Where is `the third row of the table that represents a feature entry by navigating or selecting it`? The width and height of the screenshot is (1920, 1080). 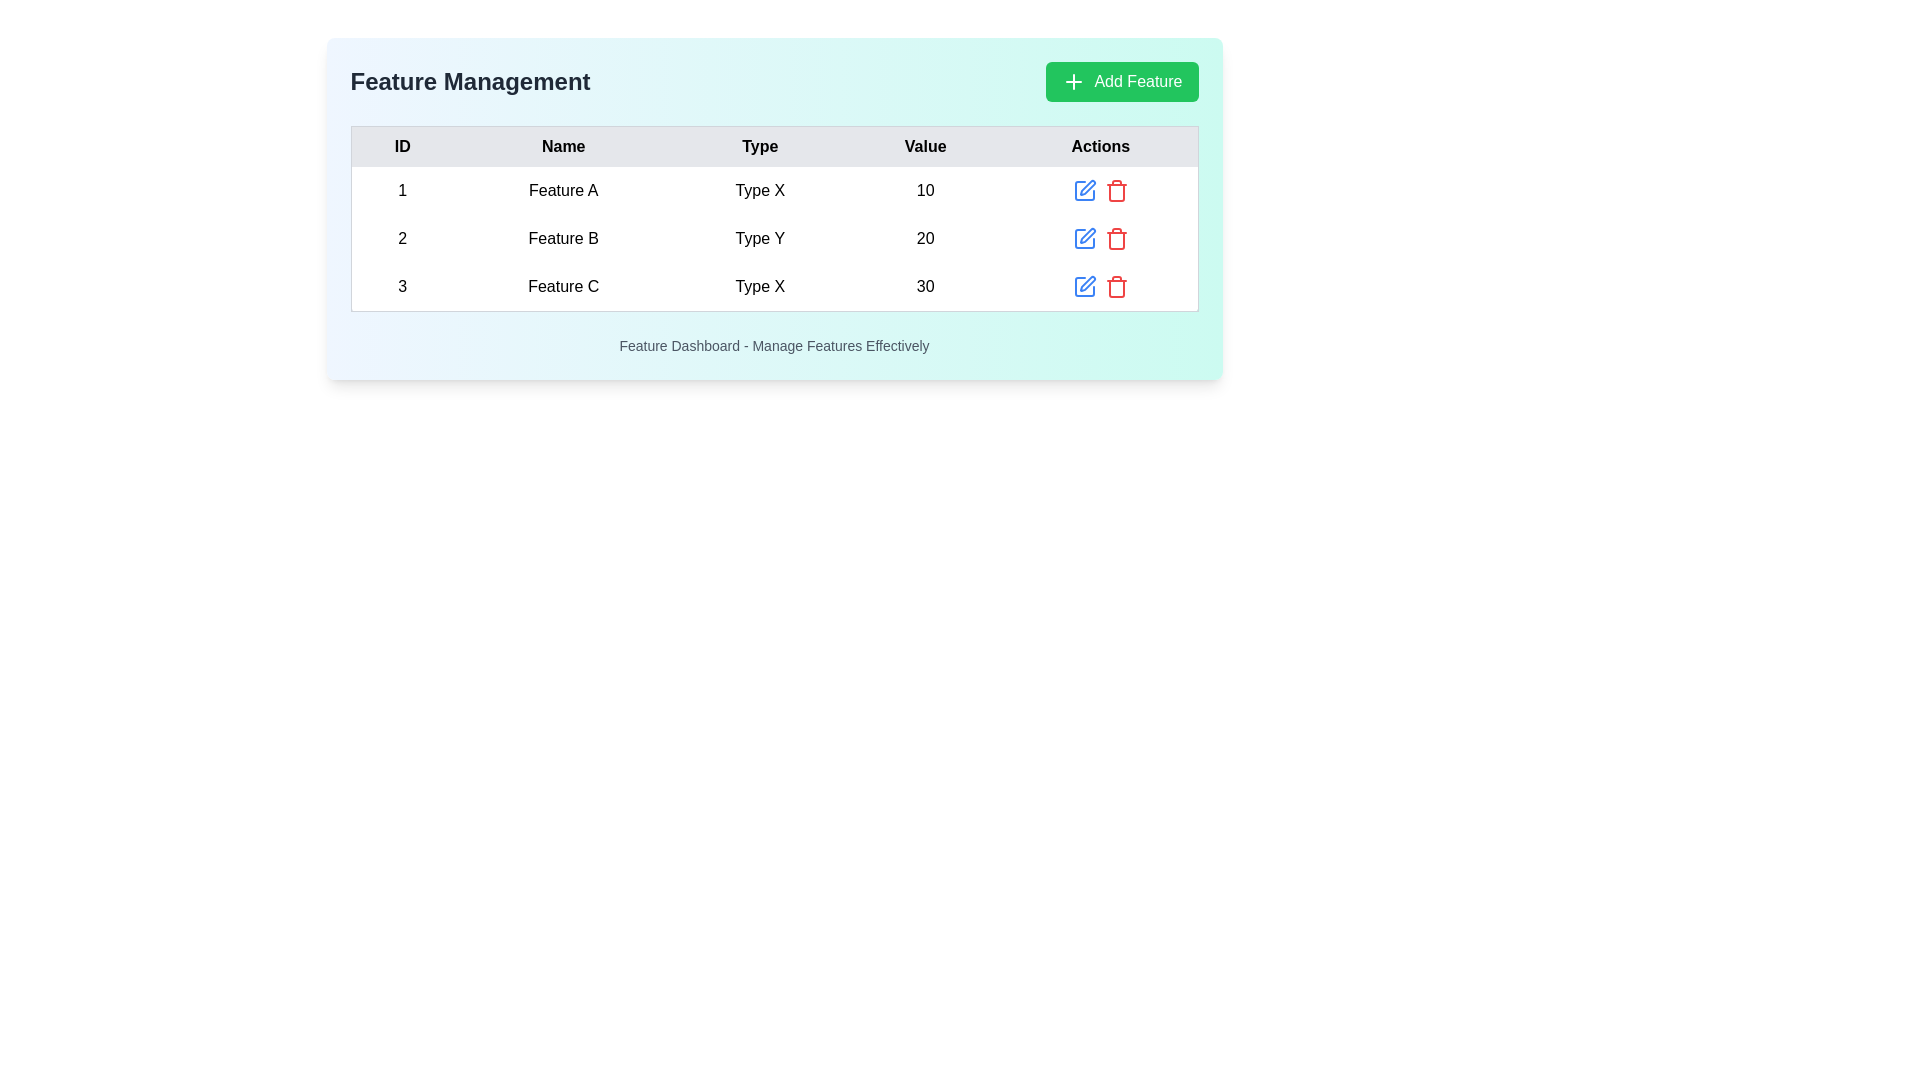 the third row of the table that represents a feature entry by navigating or selecting it is located at coordinates (773, 287).